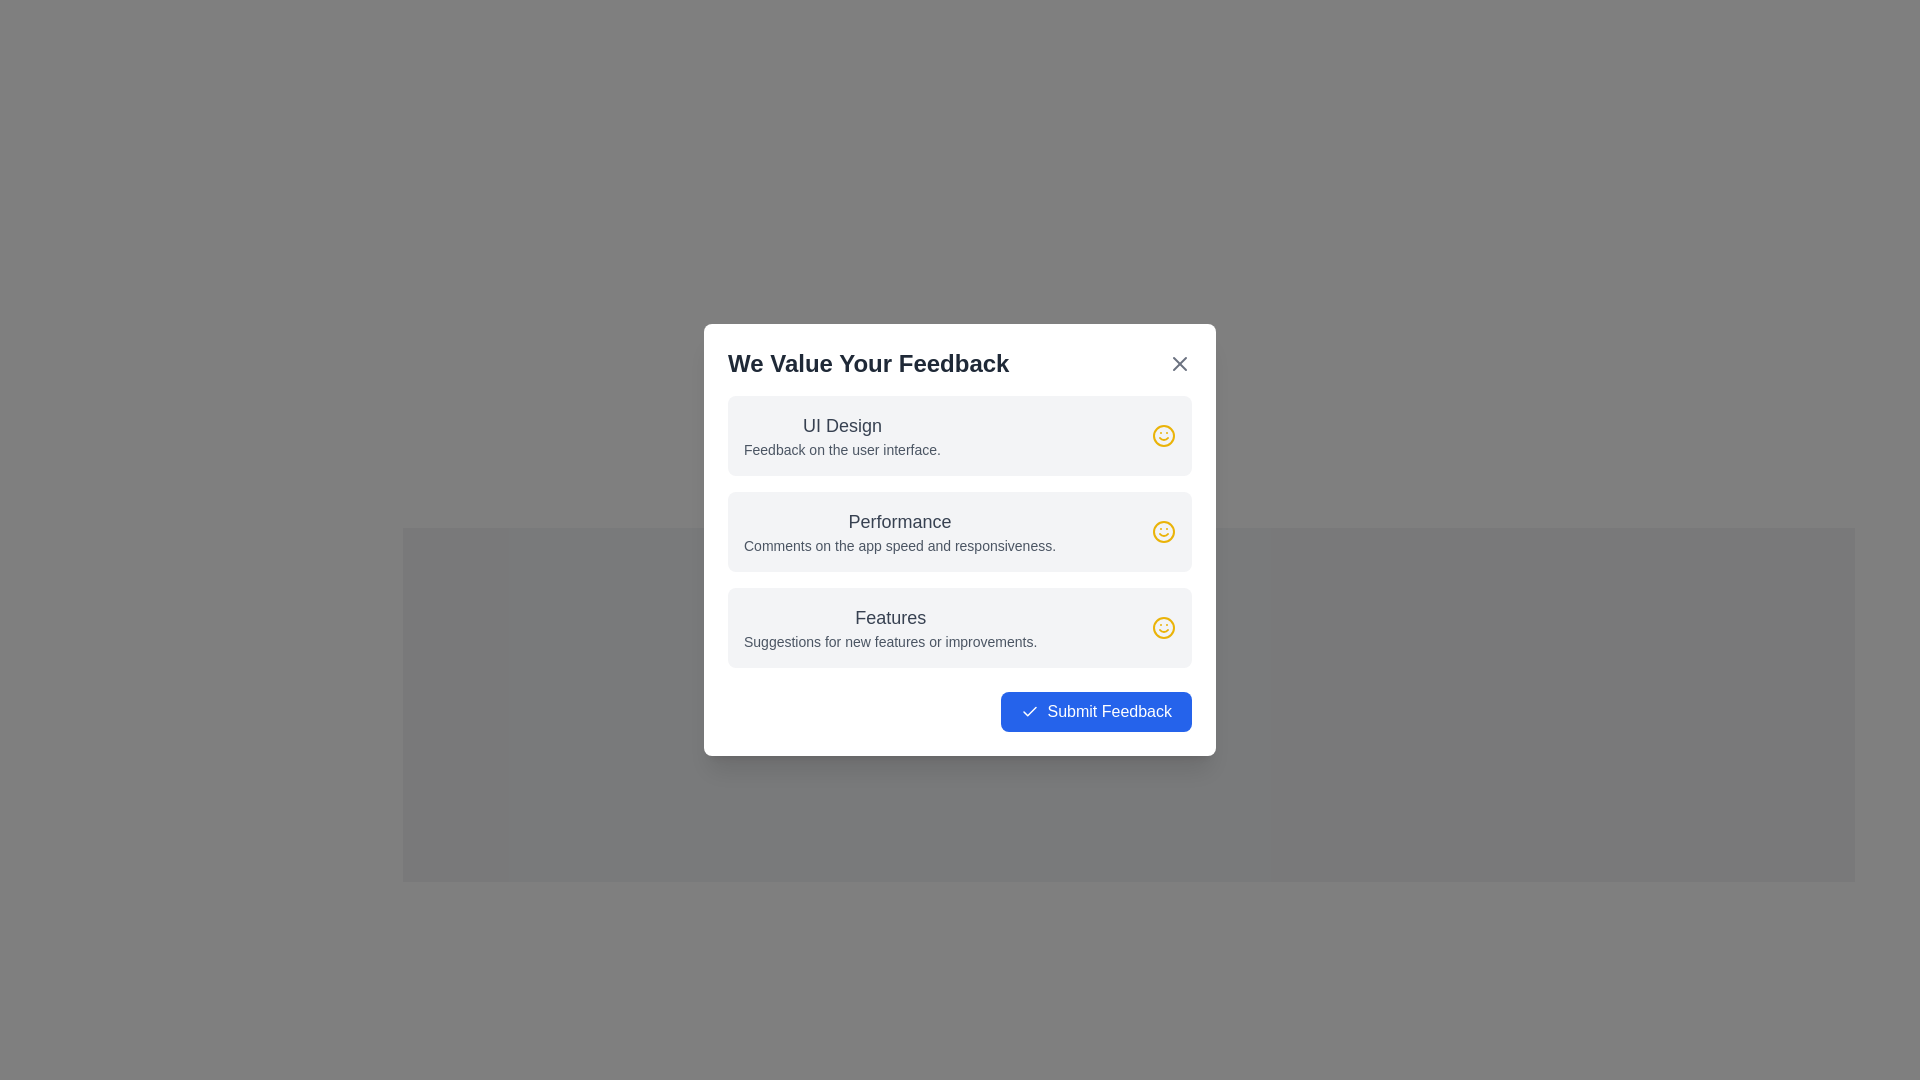 The height and width of the screenshot is (1080, 1920). Describe the element at coordinates (1163, 531) in the screenshot. I see `the yellow outlined, circular smiling face icon located on the right side of the 'Performance' feedback section within the feedback modal` at that location.